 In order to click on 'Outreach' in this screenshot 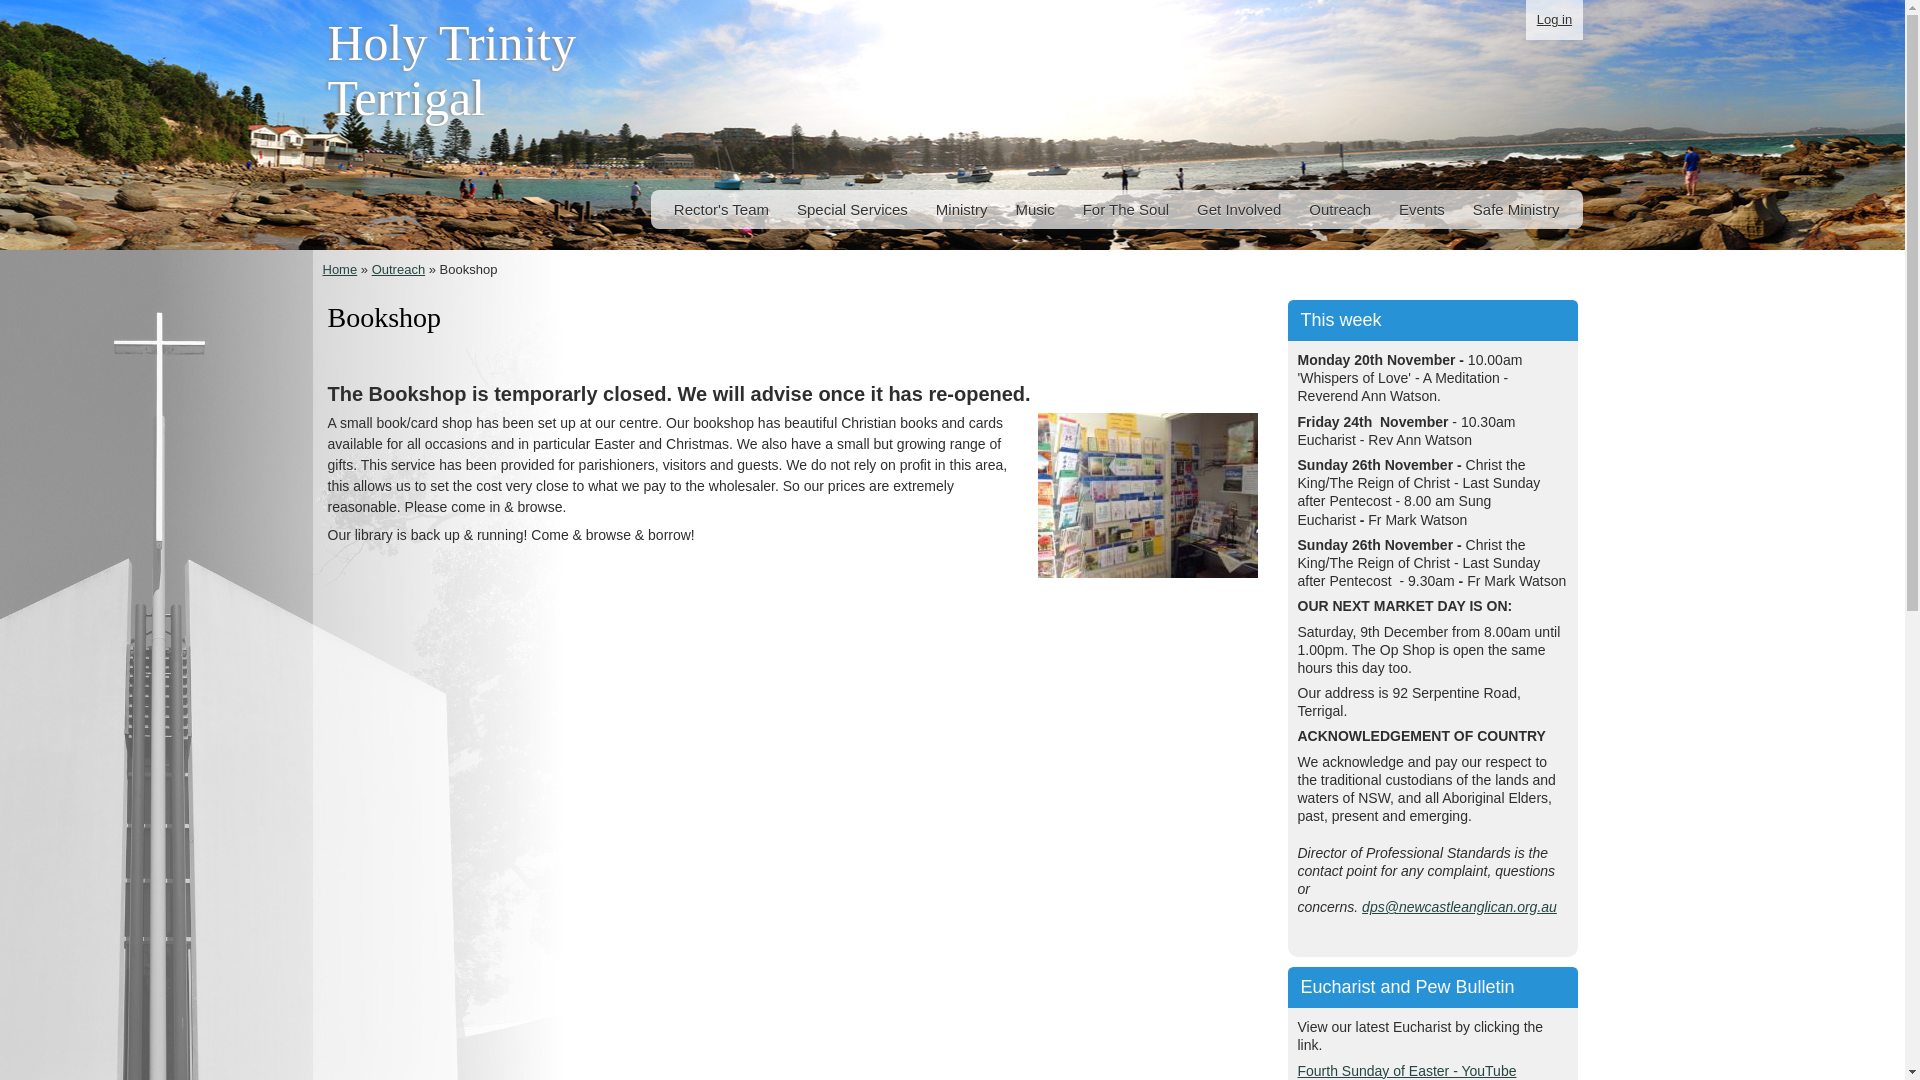, I will do `click(1304, 209)`.